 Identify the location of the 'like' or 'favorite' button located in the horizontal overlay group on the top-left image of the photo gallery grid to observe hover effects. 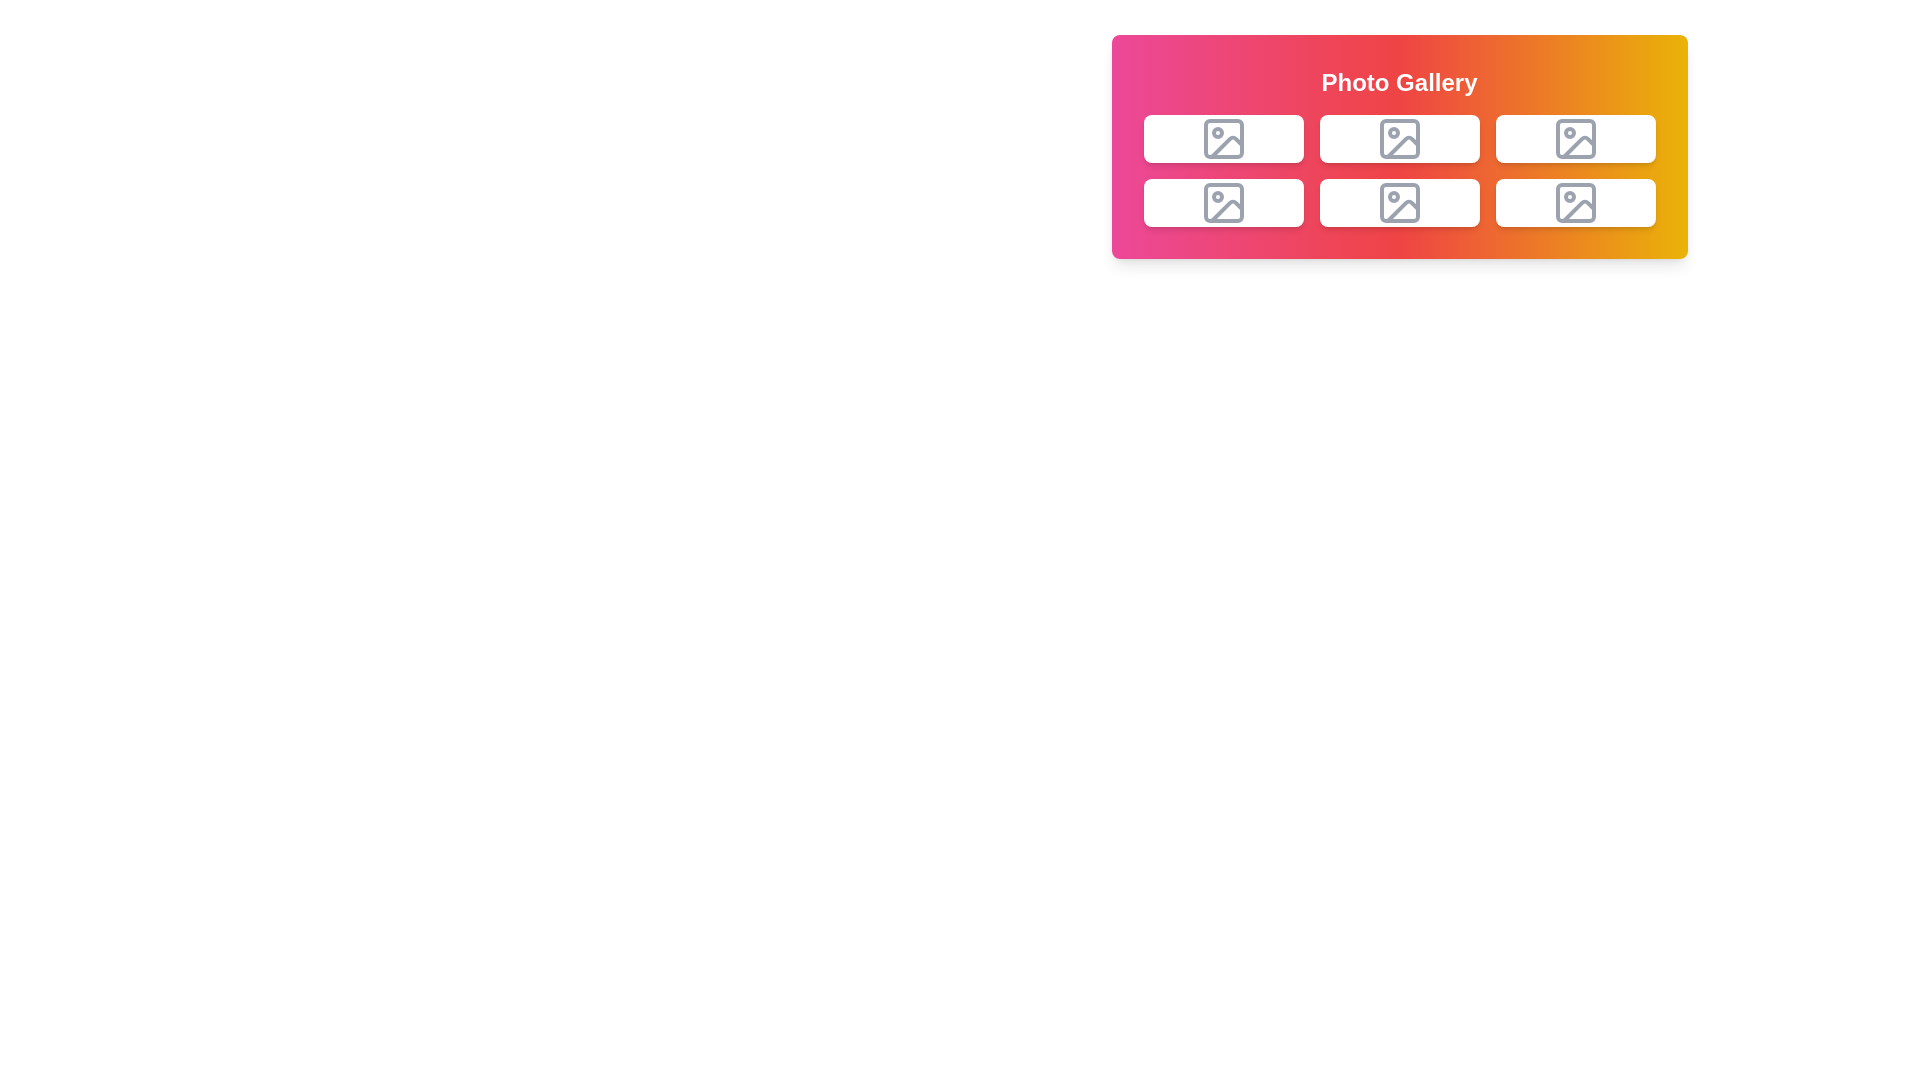
(1248, 137).